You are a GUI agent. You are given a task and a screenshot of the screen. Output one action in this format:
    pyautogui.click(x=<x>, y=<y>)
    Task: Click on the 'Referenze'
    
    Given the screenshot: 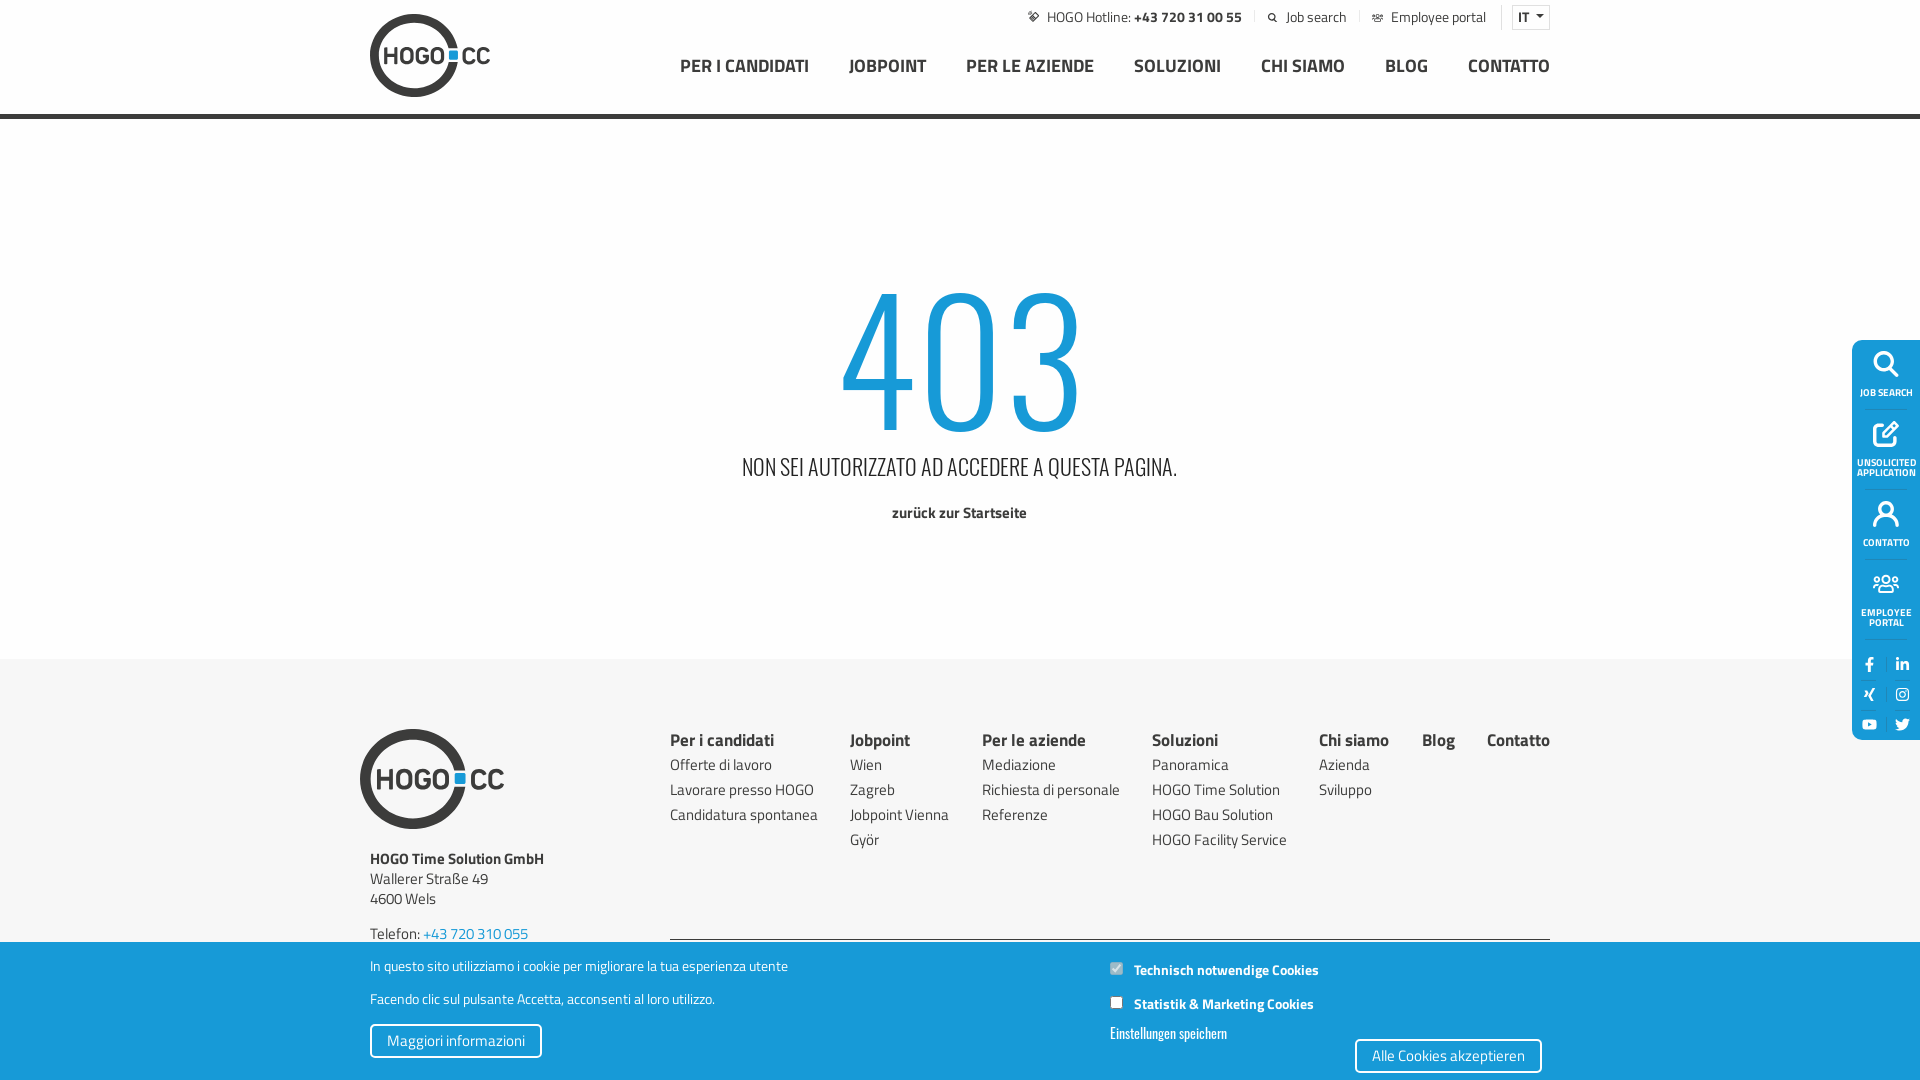 What is the action you would take?
    pyautogui.click(x=1050, y=814)
    